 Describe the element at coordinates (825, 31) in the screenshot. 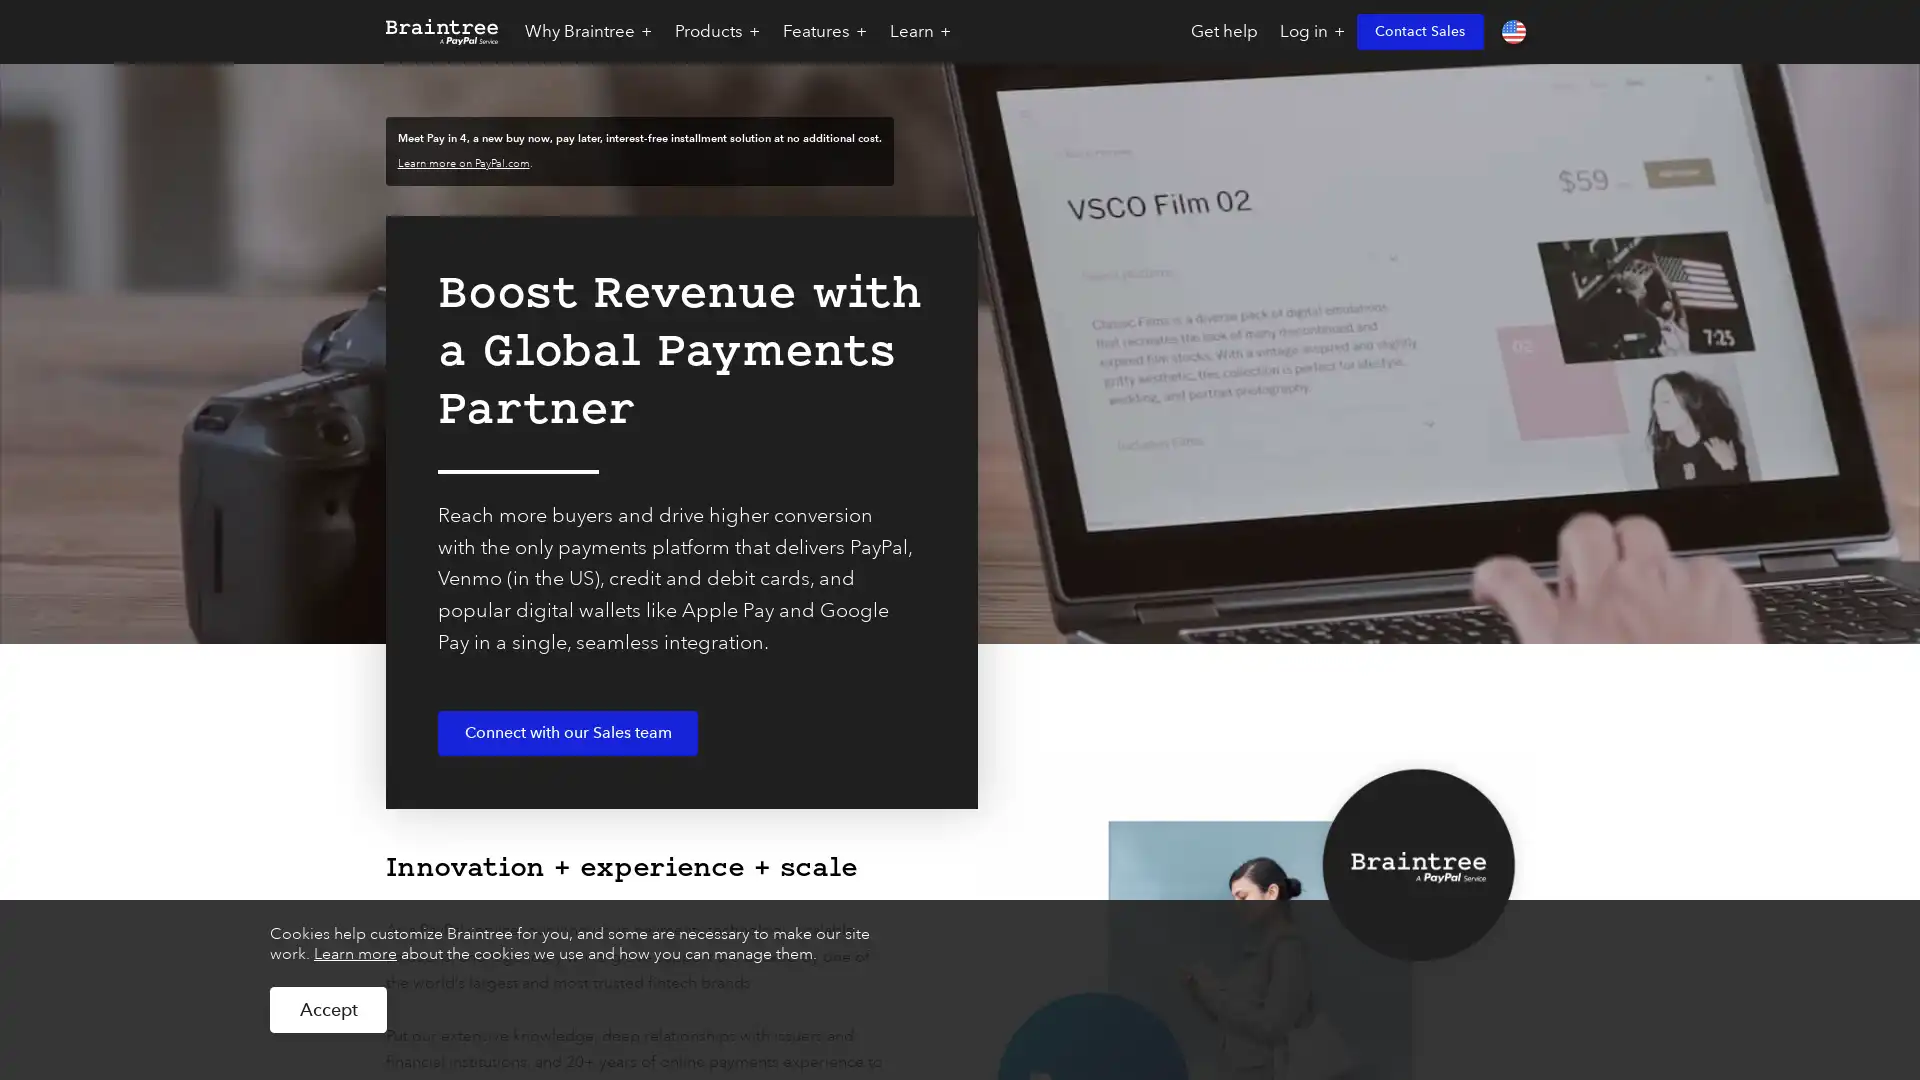

I see `Features menu` at that location.